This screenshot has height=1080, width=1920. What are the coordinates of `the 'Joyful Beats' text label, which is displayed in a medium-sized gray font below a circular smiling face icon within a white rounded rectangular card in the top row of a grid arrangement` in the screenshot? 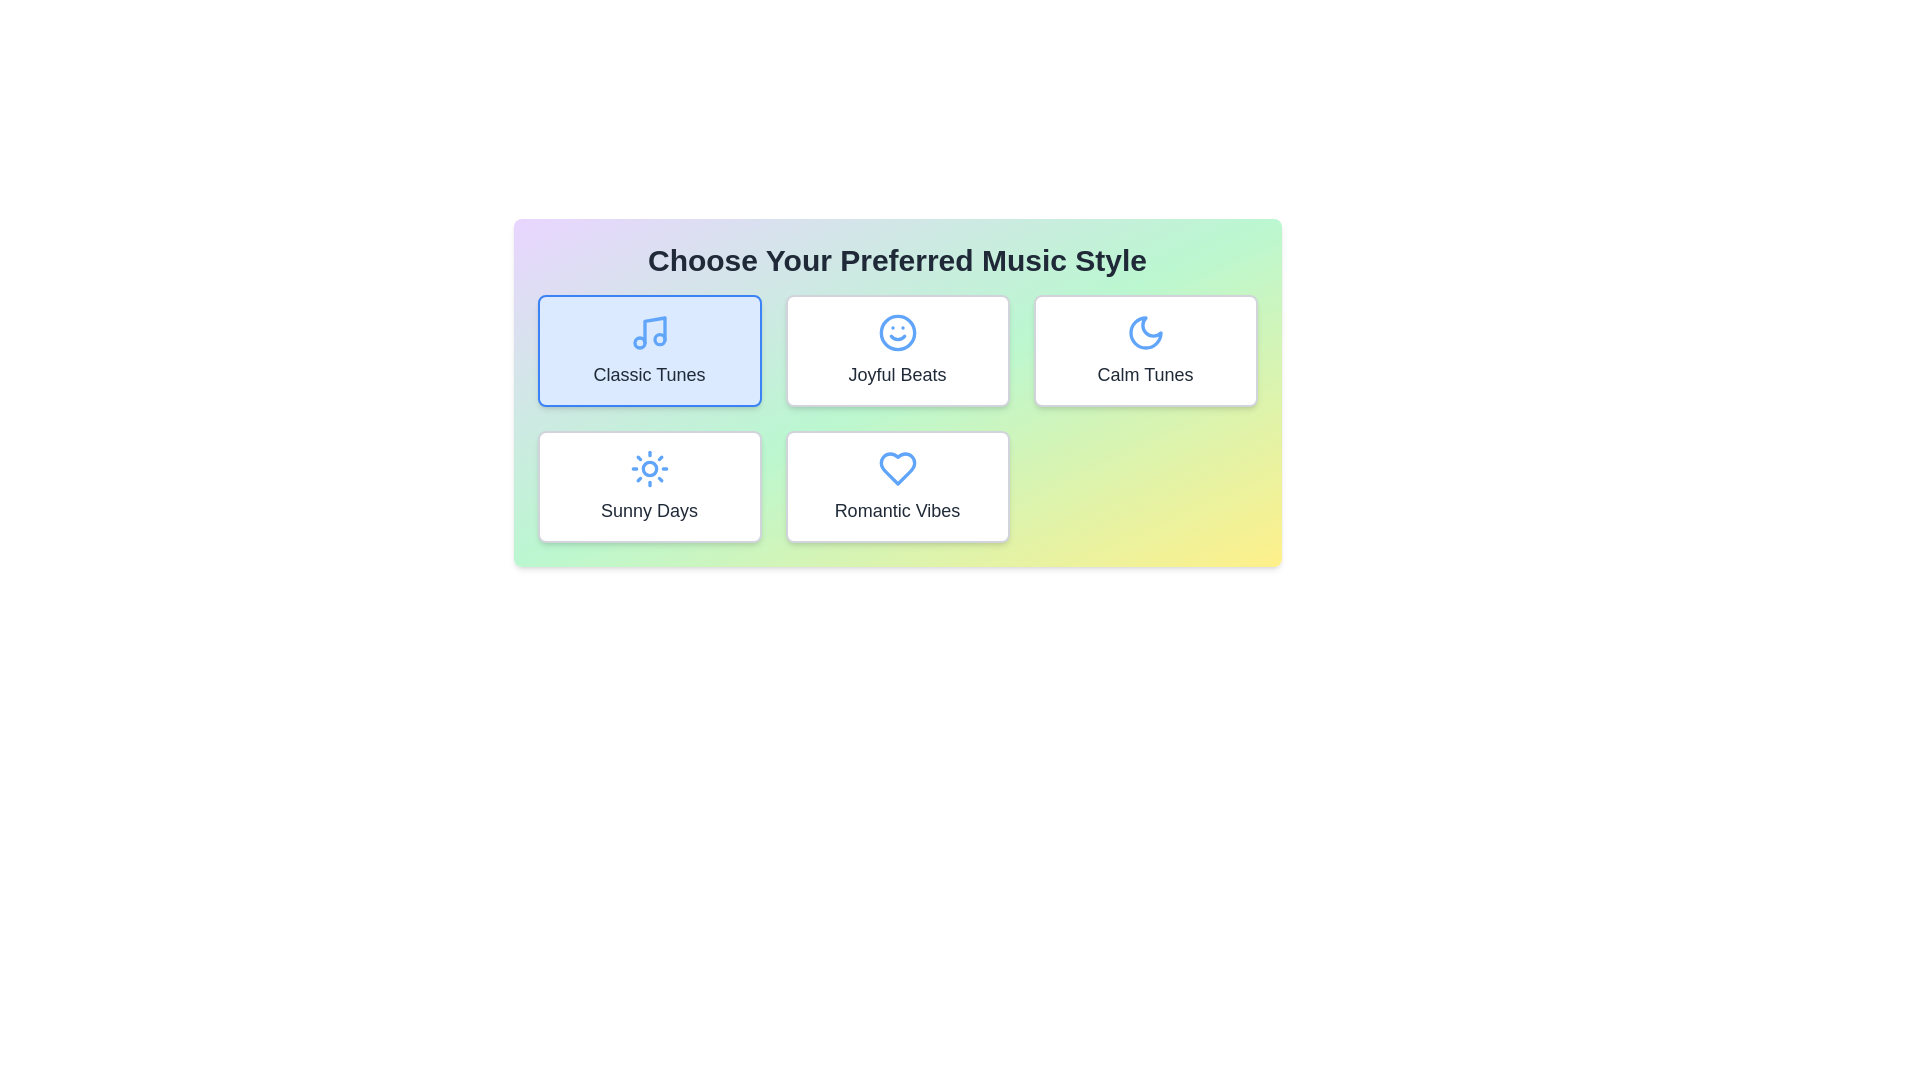 It's located at (896, 374).